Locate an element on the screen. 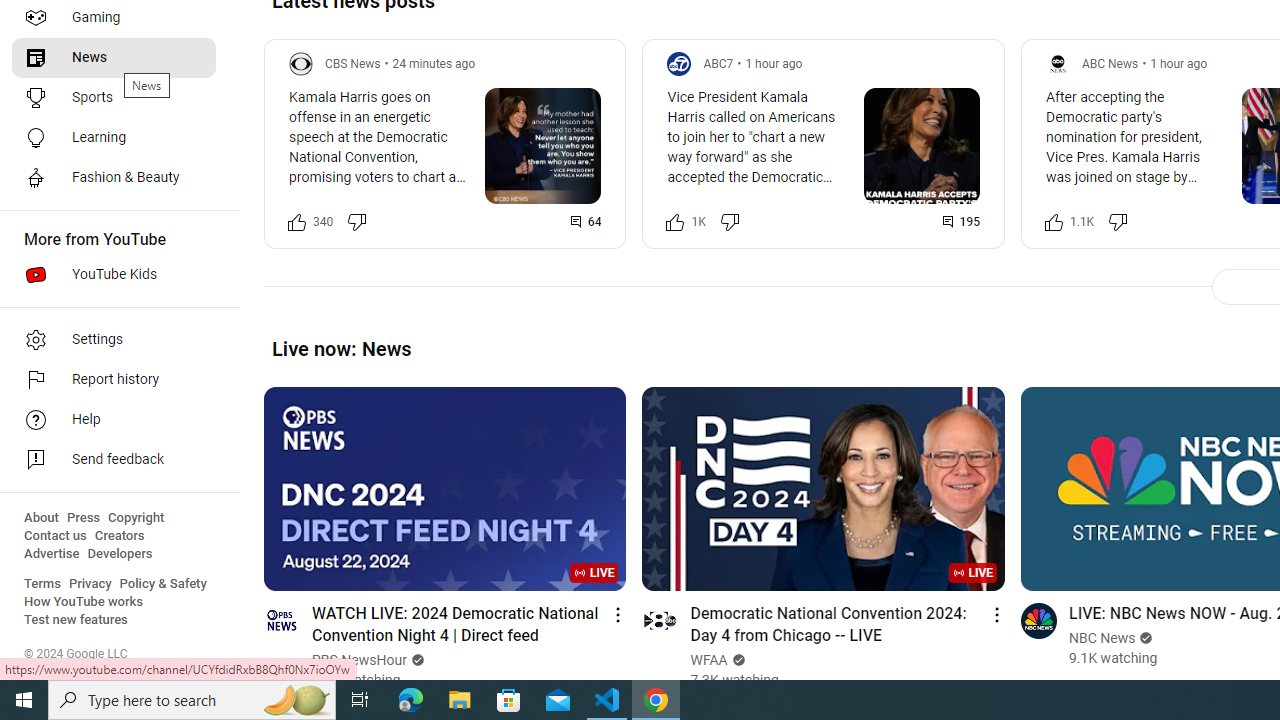  'Creators' is located at coordinates (118, 535).